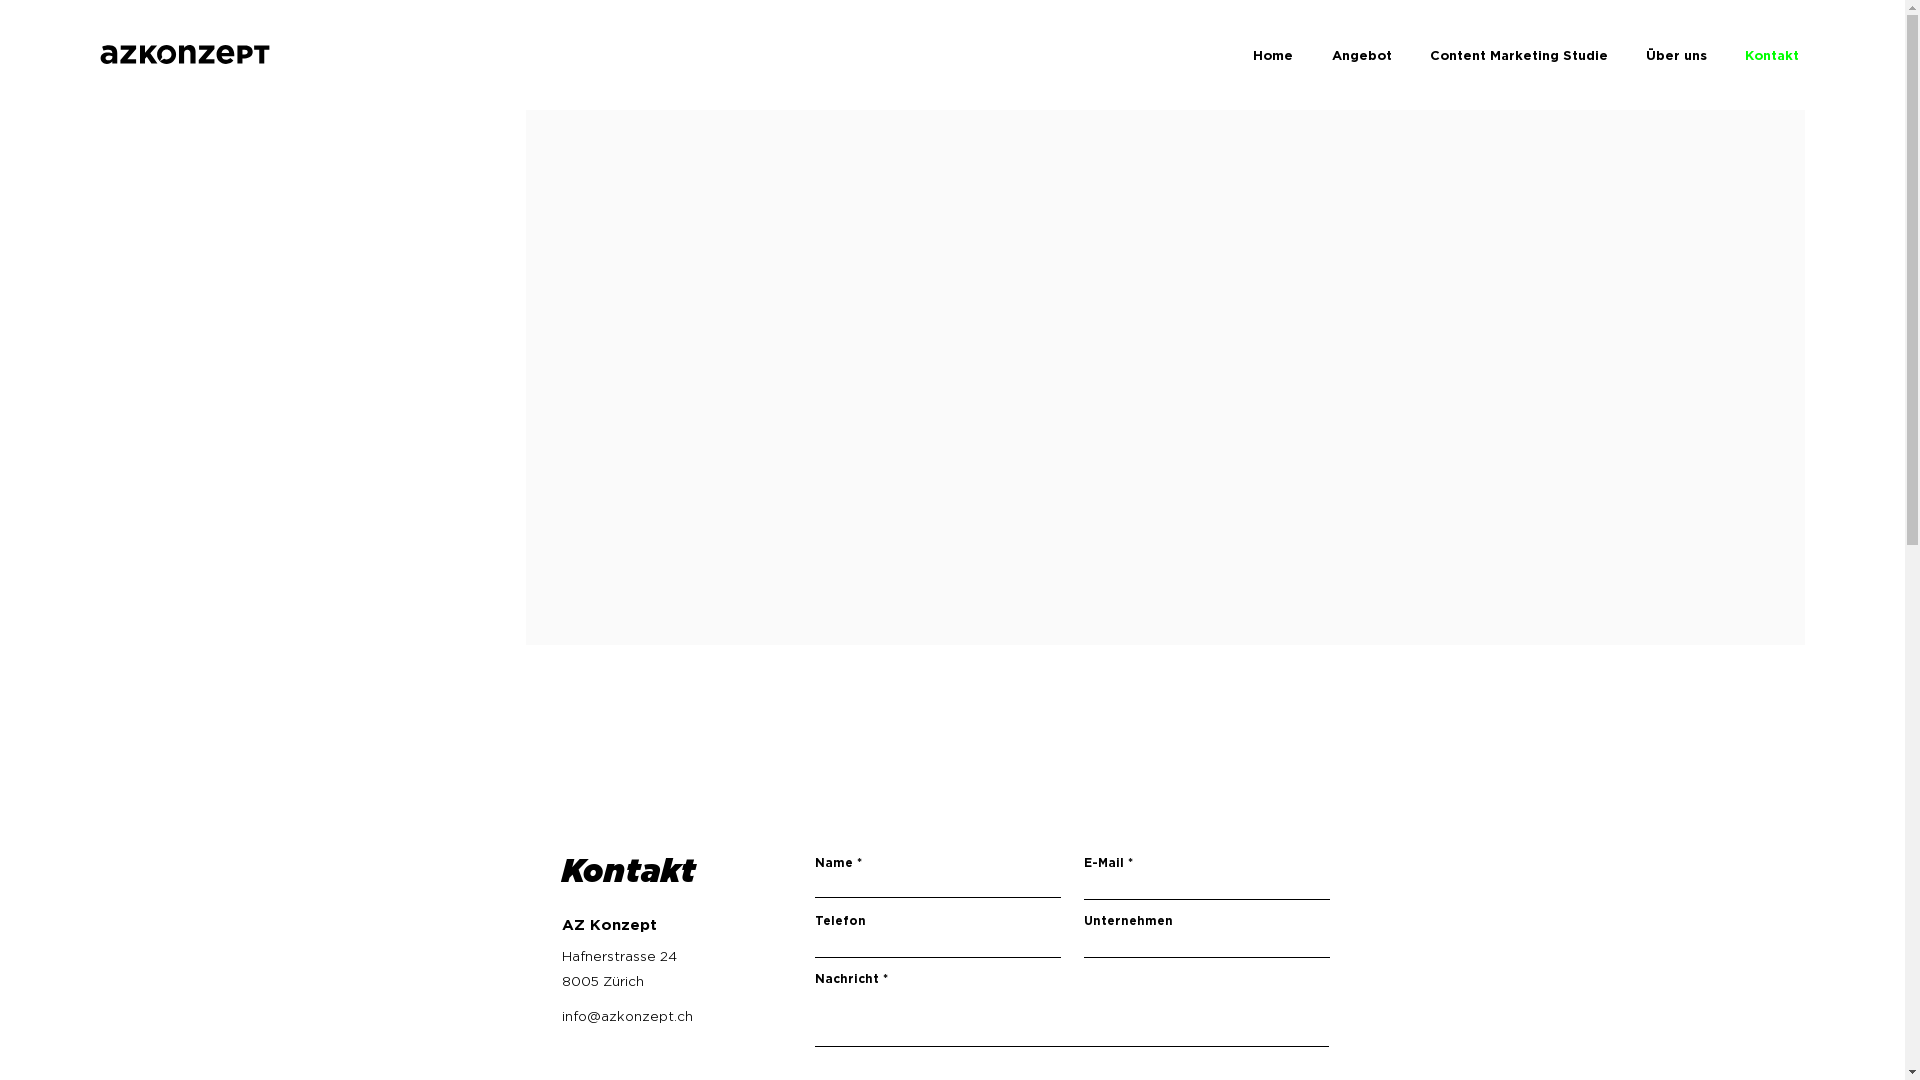 This screenshot has width=1920, height=1080. What do you see at coordinates (1771, 53) in the screenshot?
I see `'Kontakt'` at bounding box center [1771, 53].